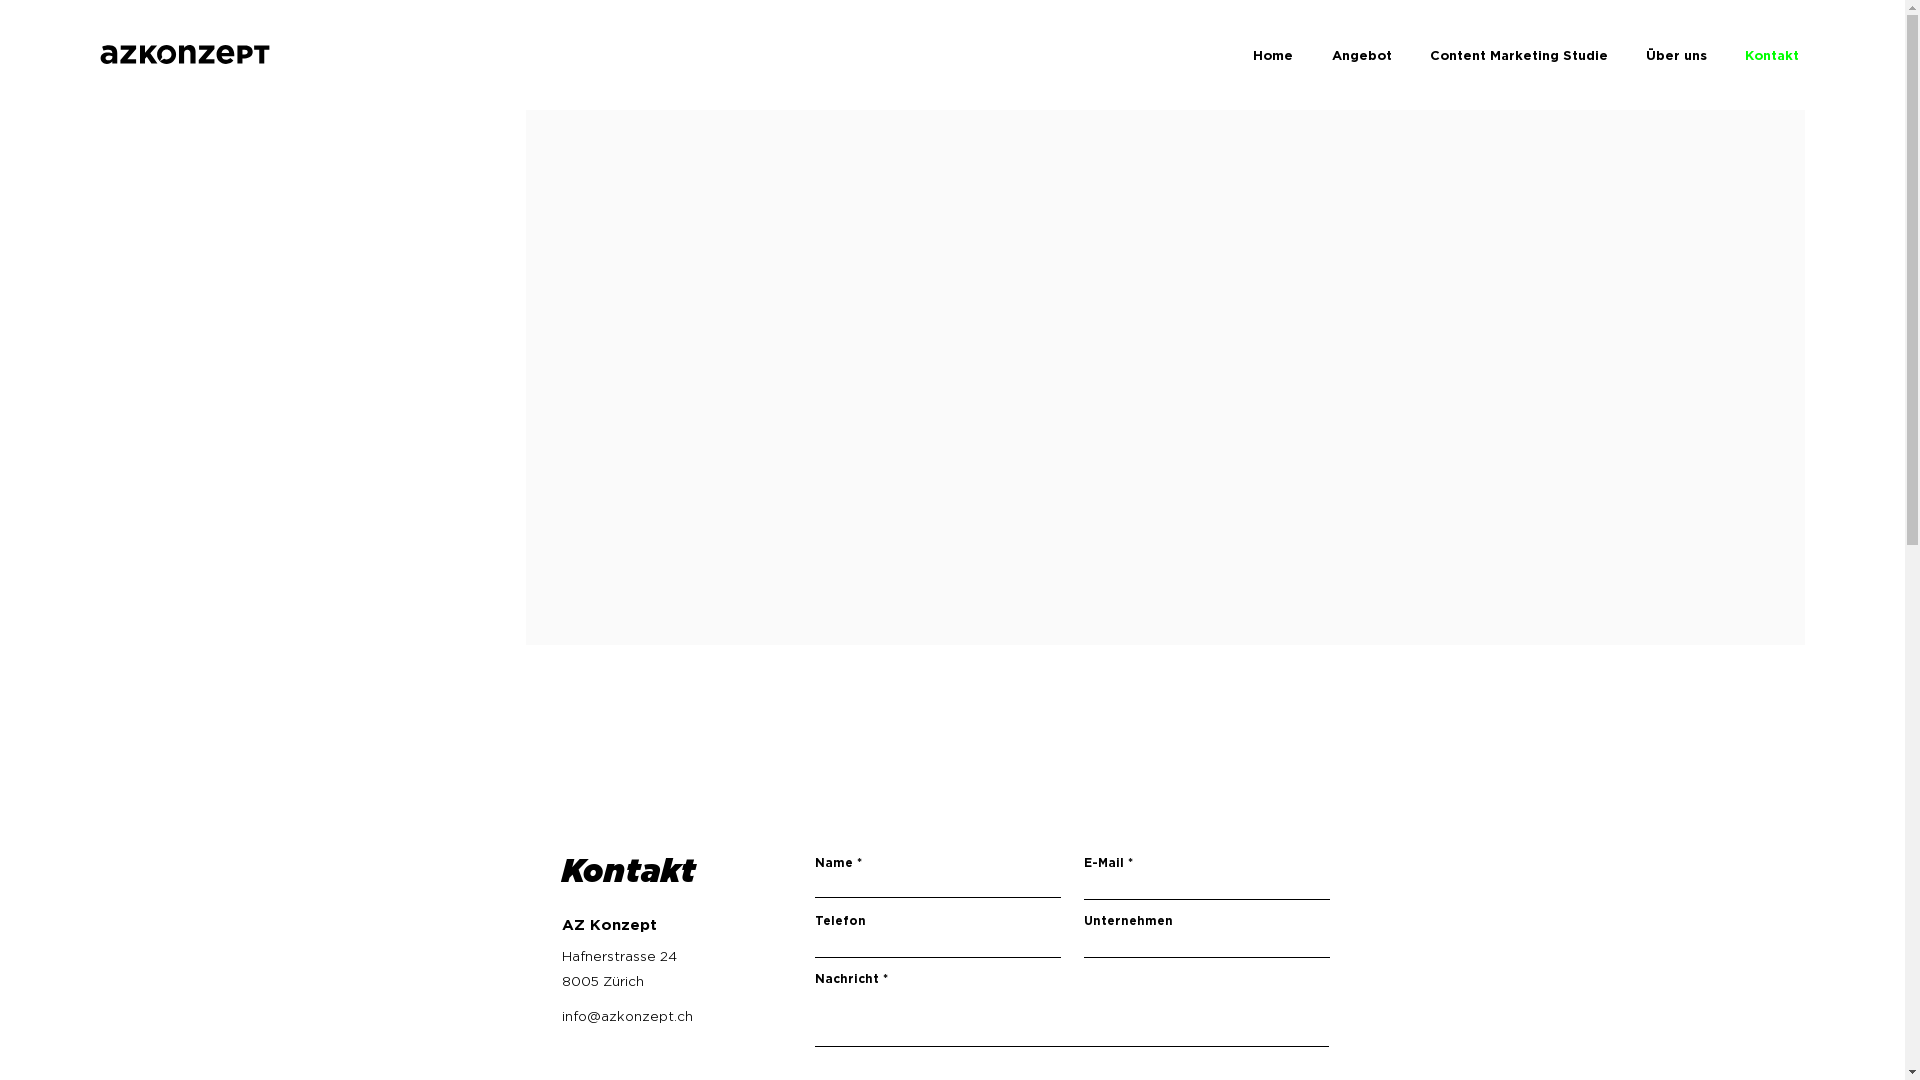 This screenshot has width=1920, height=1080. What do you see at coordinates (1771, 53) in the screenshot?
I see `'Kontakt'` at bounding box center [1771, 53].